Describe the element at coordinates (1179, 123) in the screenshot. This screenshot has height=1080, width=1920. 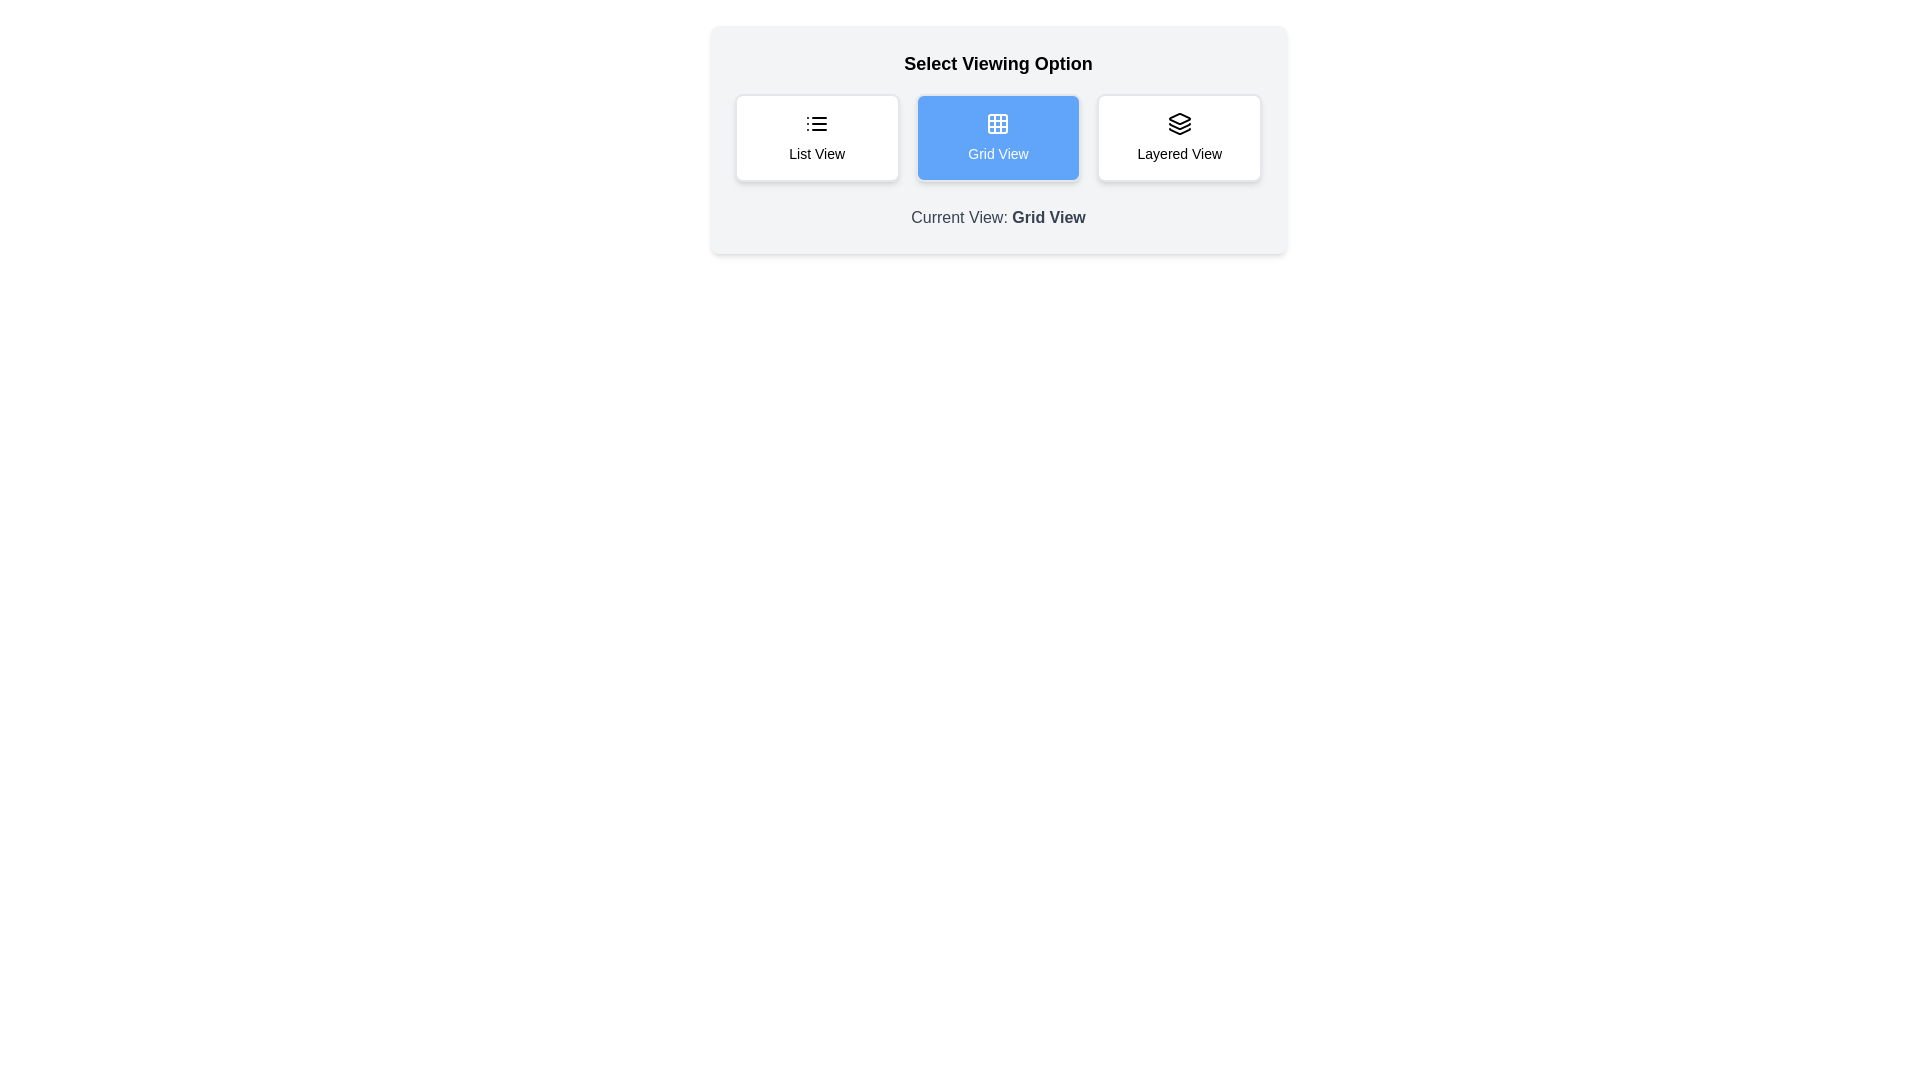
I see `the icon representing a layered structure, located at the top center of the 'Layered View' card` at that location.